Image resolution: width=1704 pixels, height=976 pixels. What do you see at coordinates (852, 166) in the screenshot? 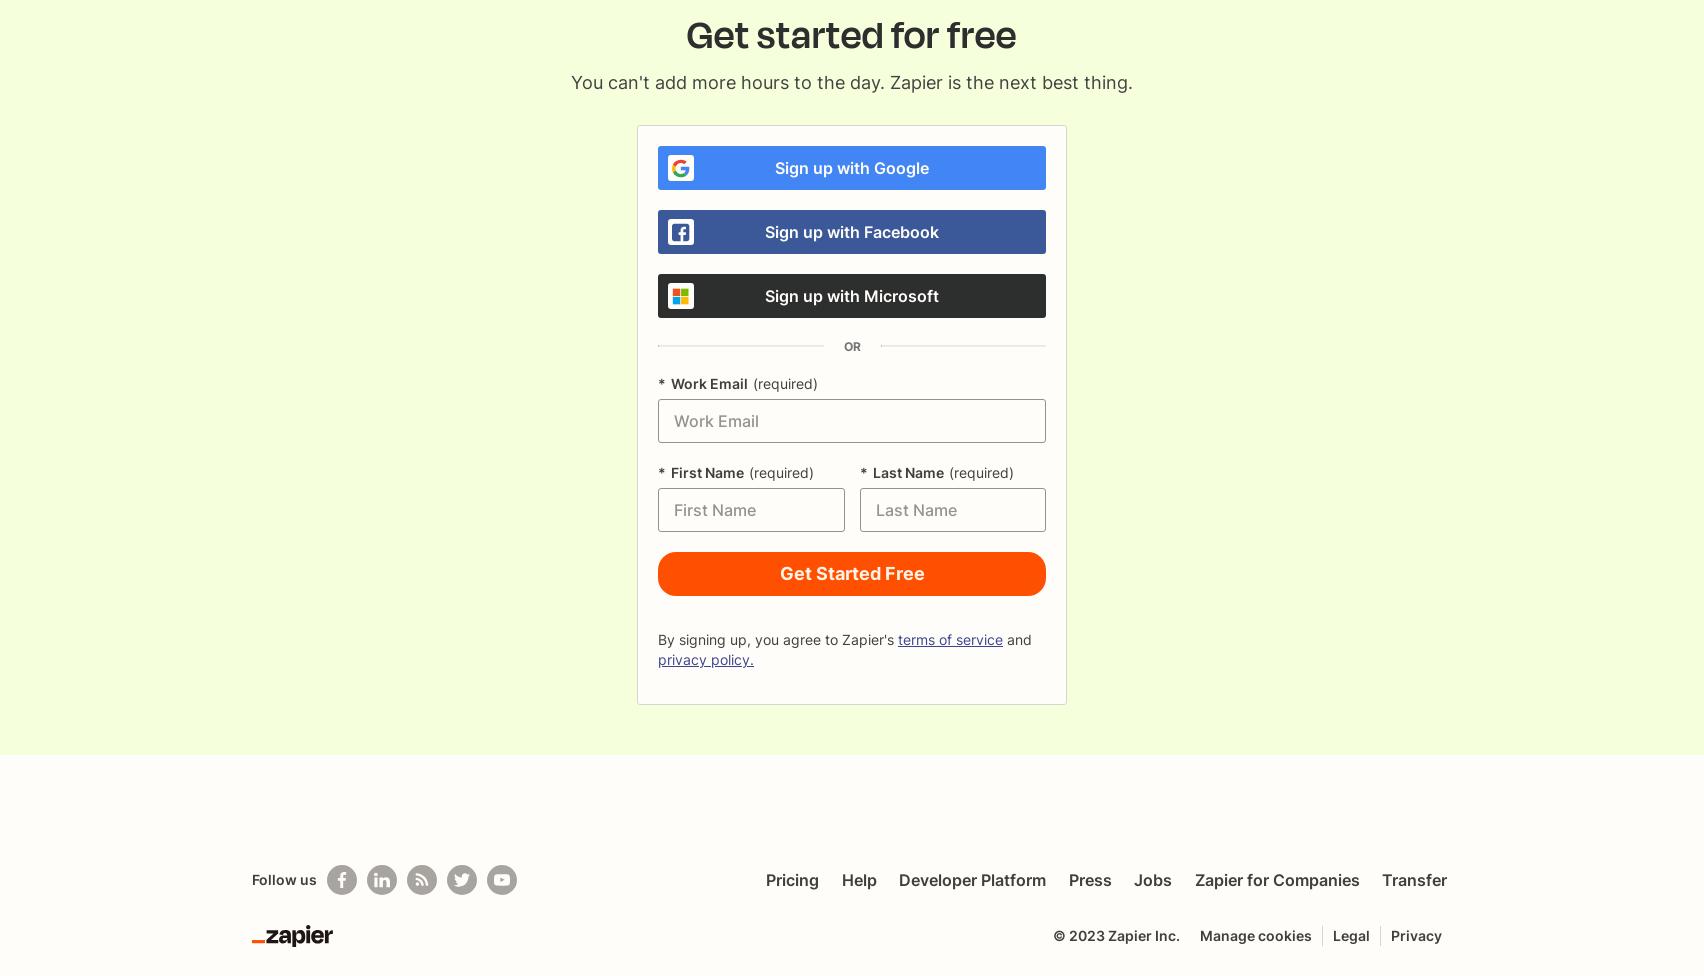
I see `'Sign up with Google'` at bounding box center [852, 166].